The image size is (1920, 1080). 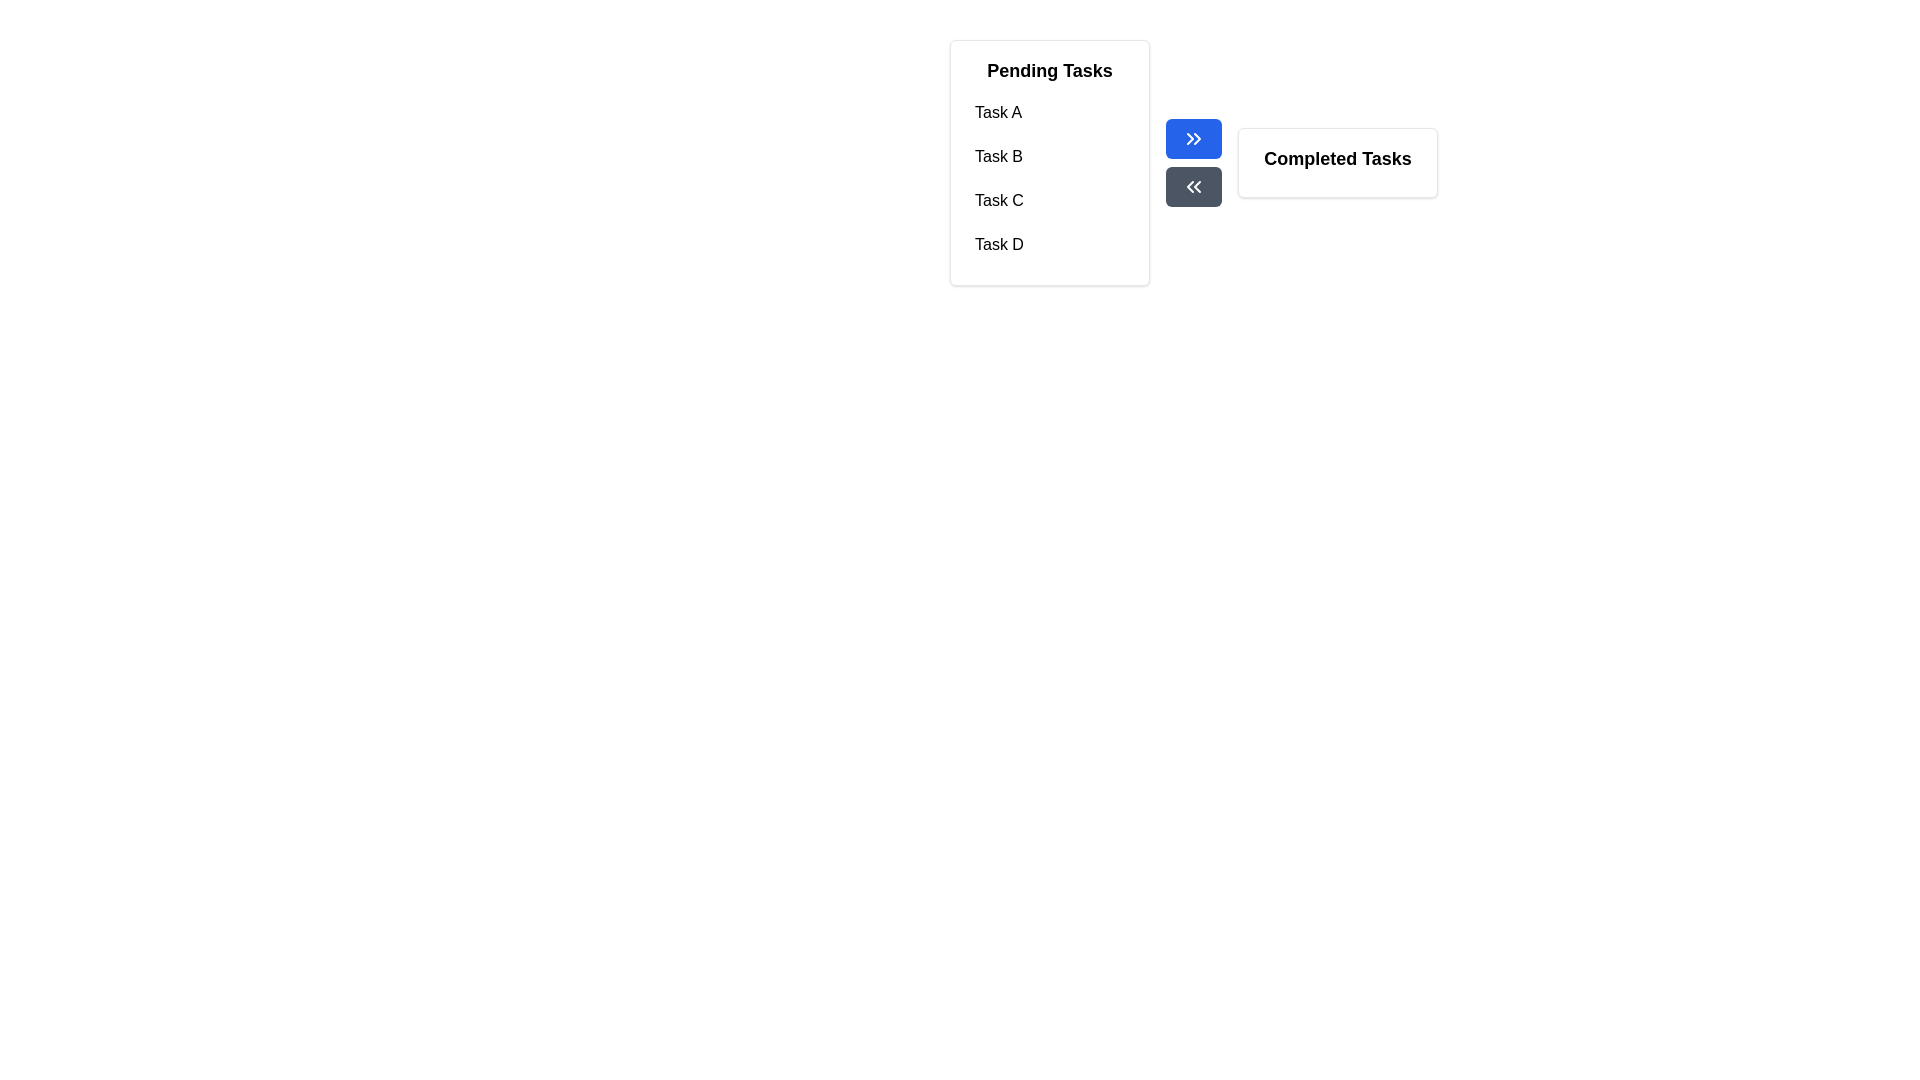 I want to click on the list item labeled 'Task B' which is styled with a white background and rounded corners by clicking on it, so click(x=1049, y=156).